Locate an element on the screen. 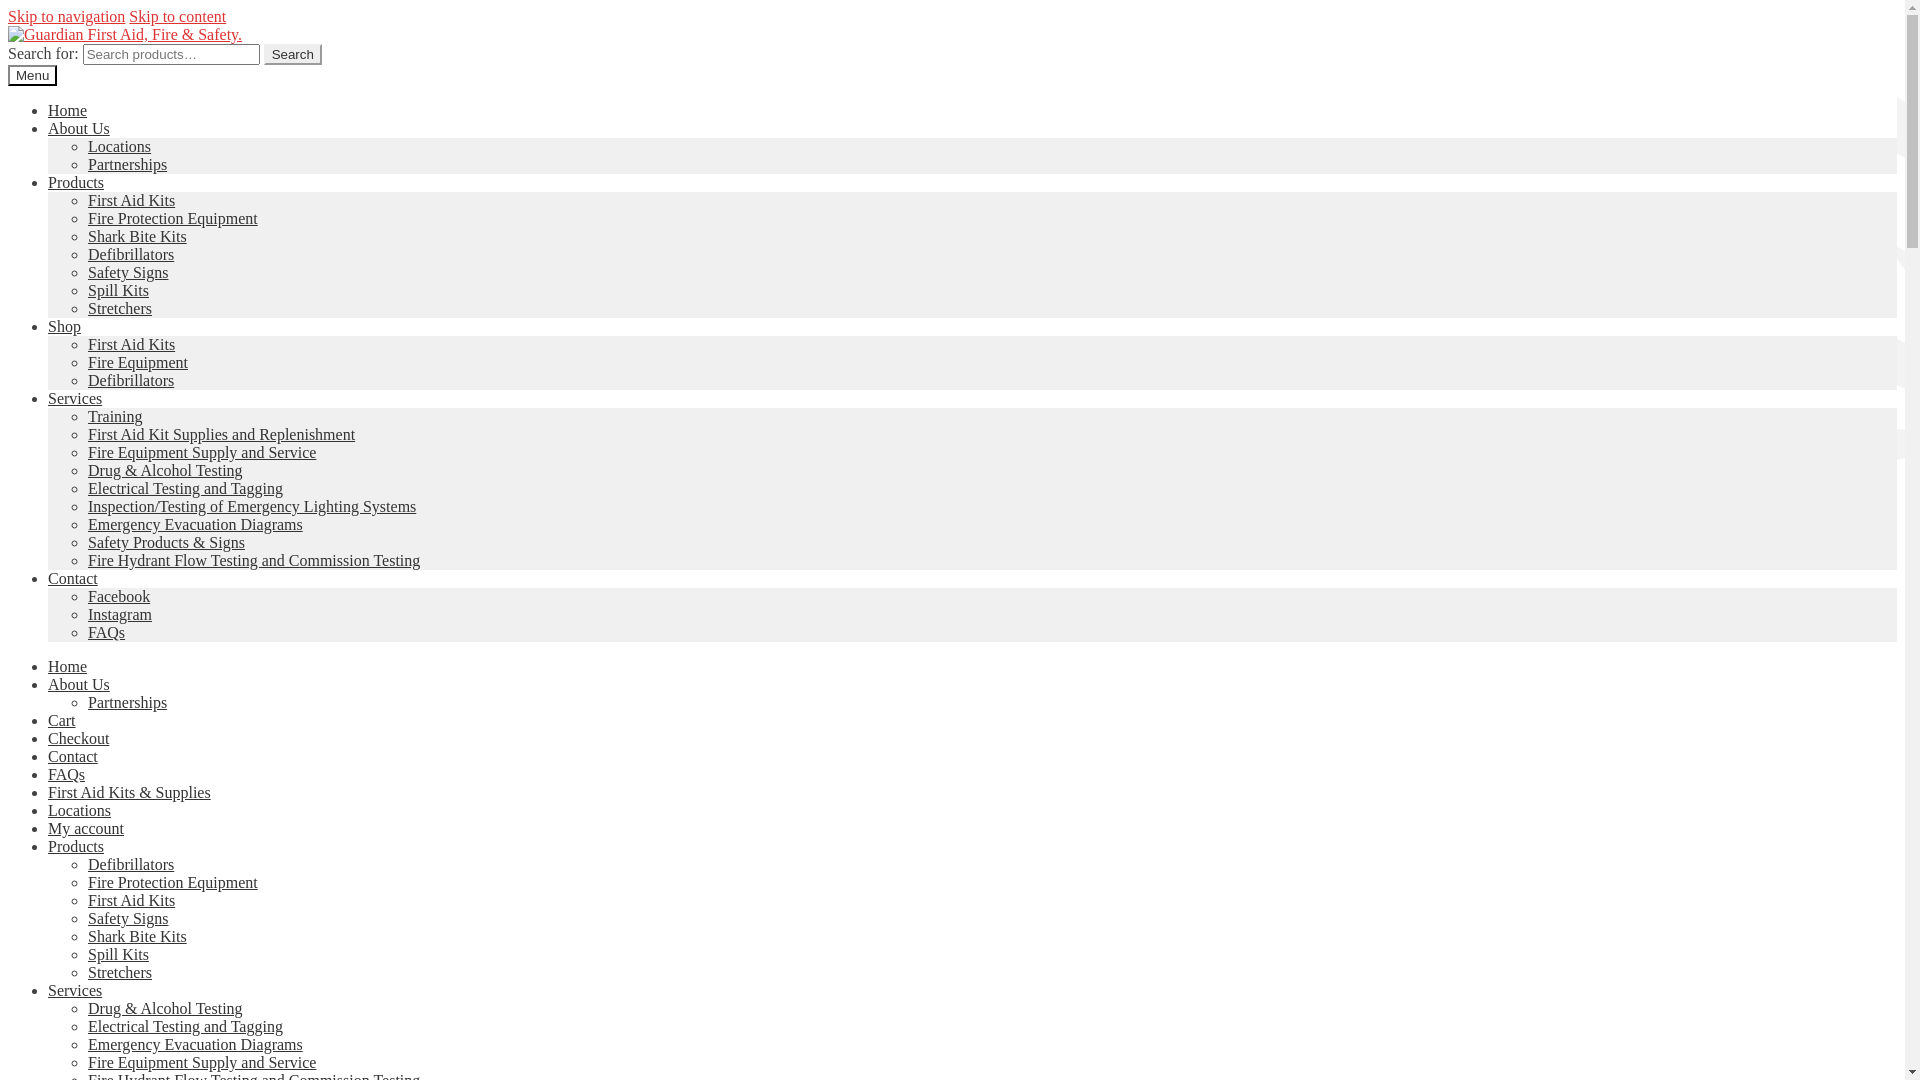 The width and height of the screenshot is (1920, 1080). 'Facebook' is located at coordinates (118, 595).